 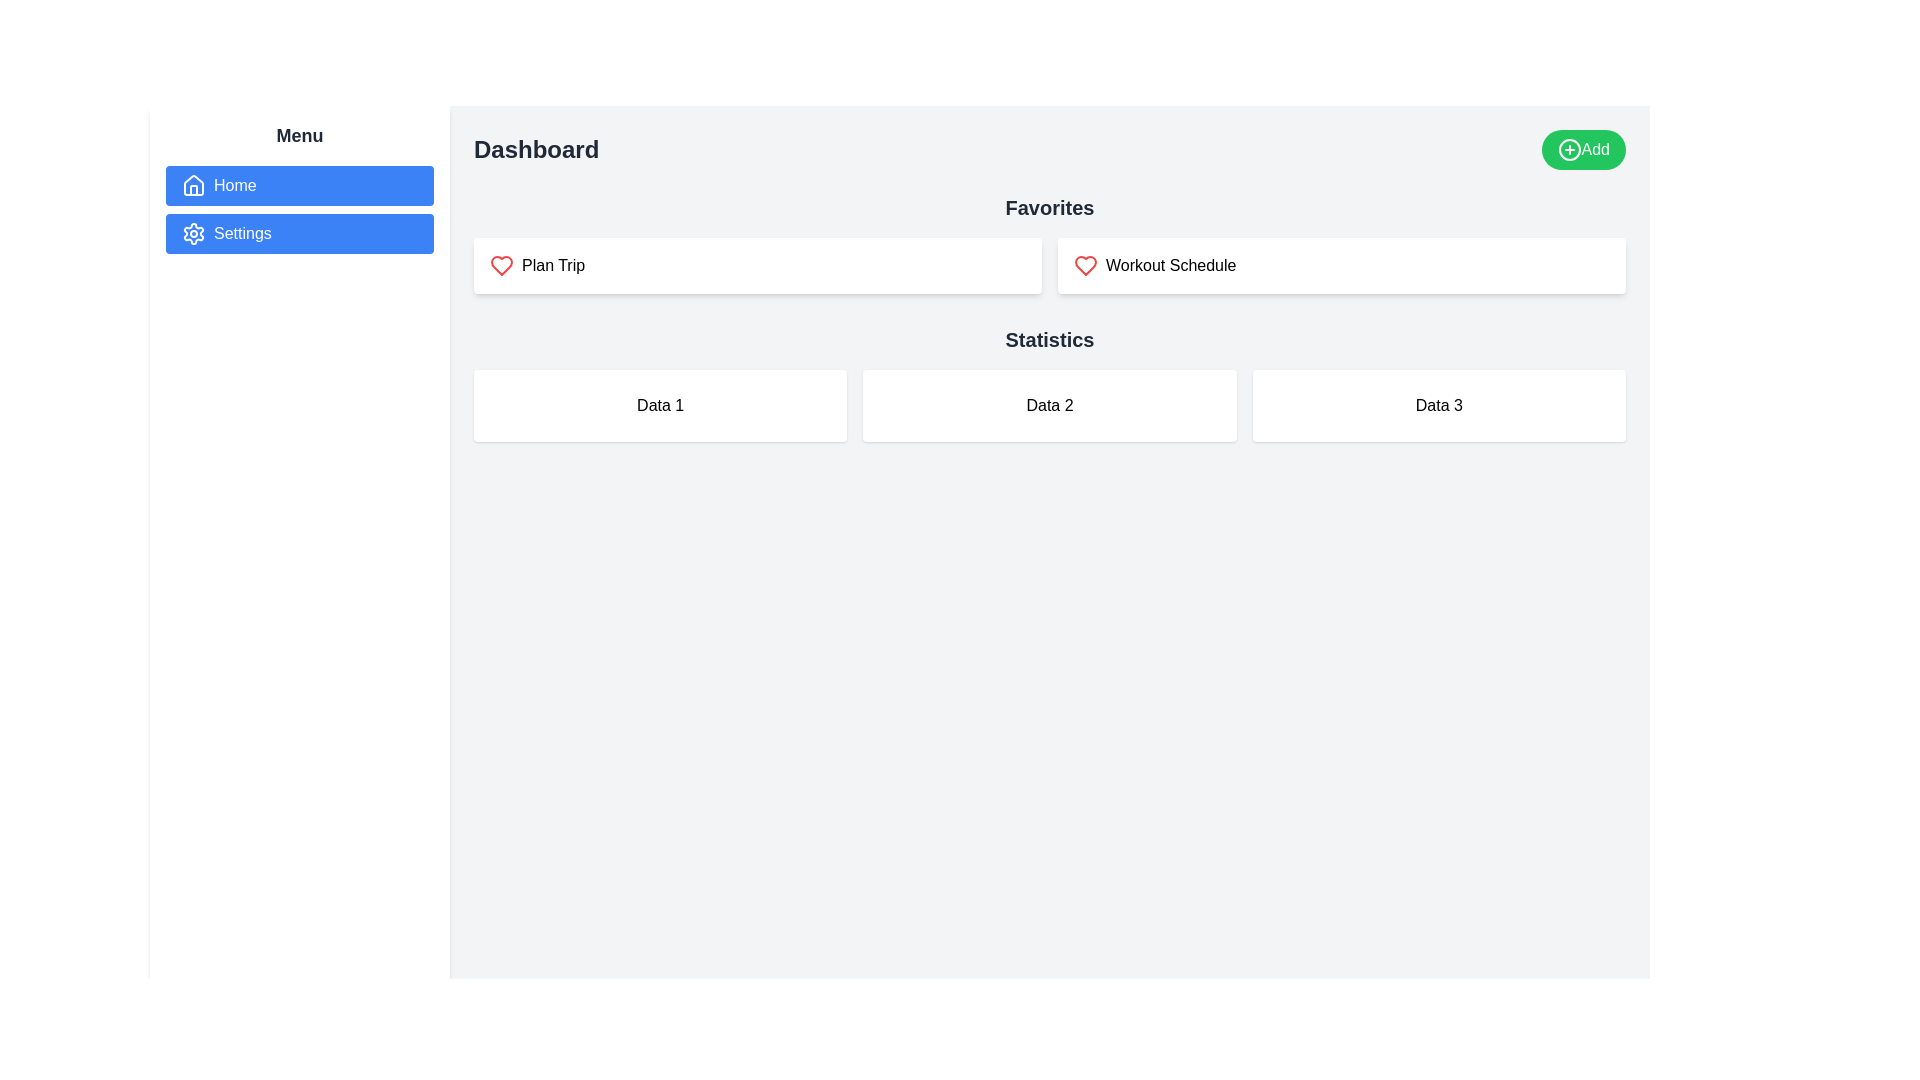 I want to click on the 'Plan Trip' button, which is a rectangular button with rounded corners, white background, and a red heart icon on the left, so click(x=757, y=265).